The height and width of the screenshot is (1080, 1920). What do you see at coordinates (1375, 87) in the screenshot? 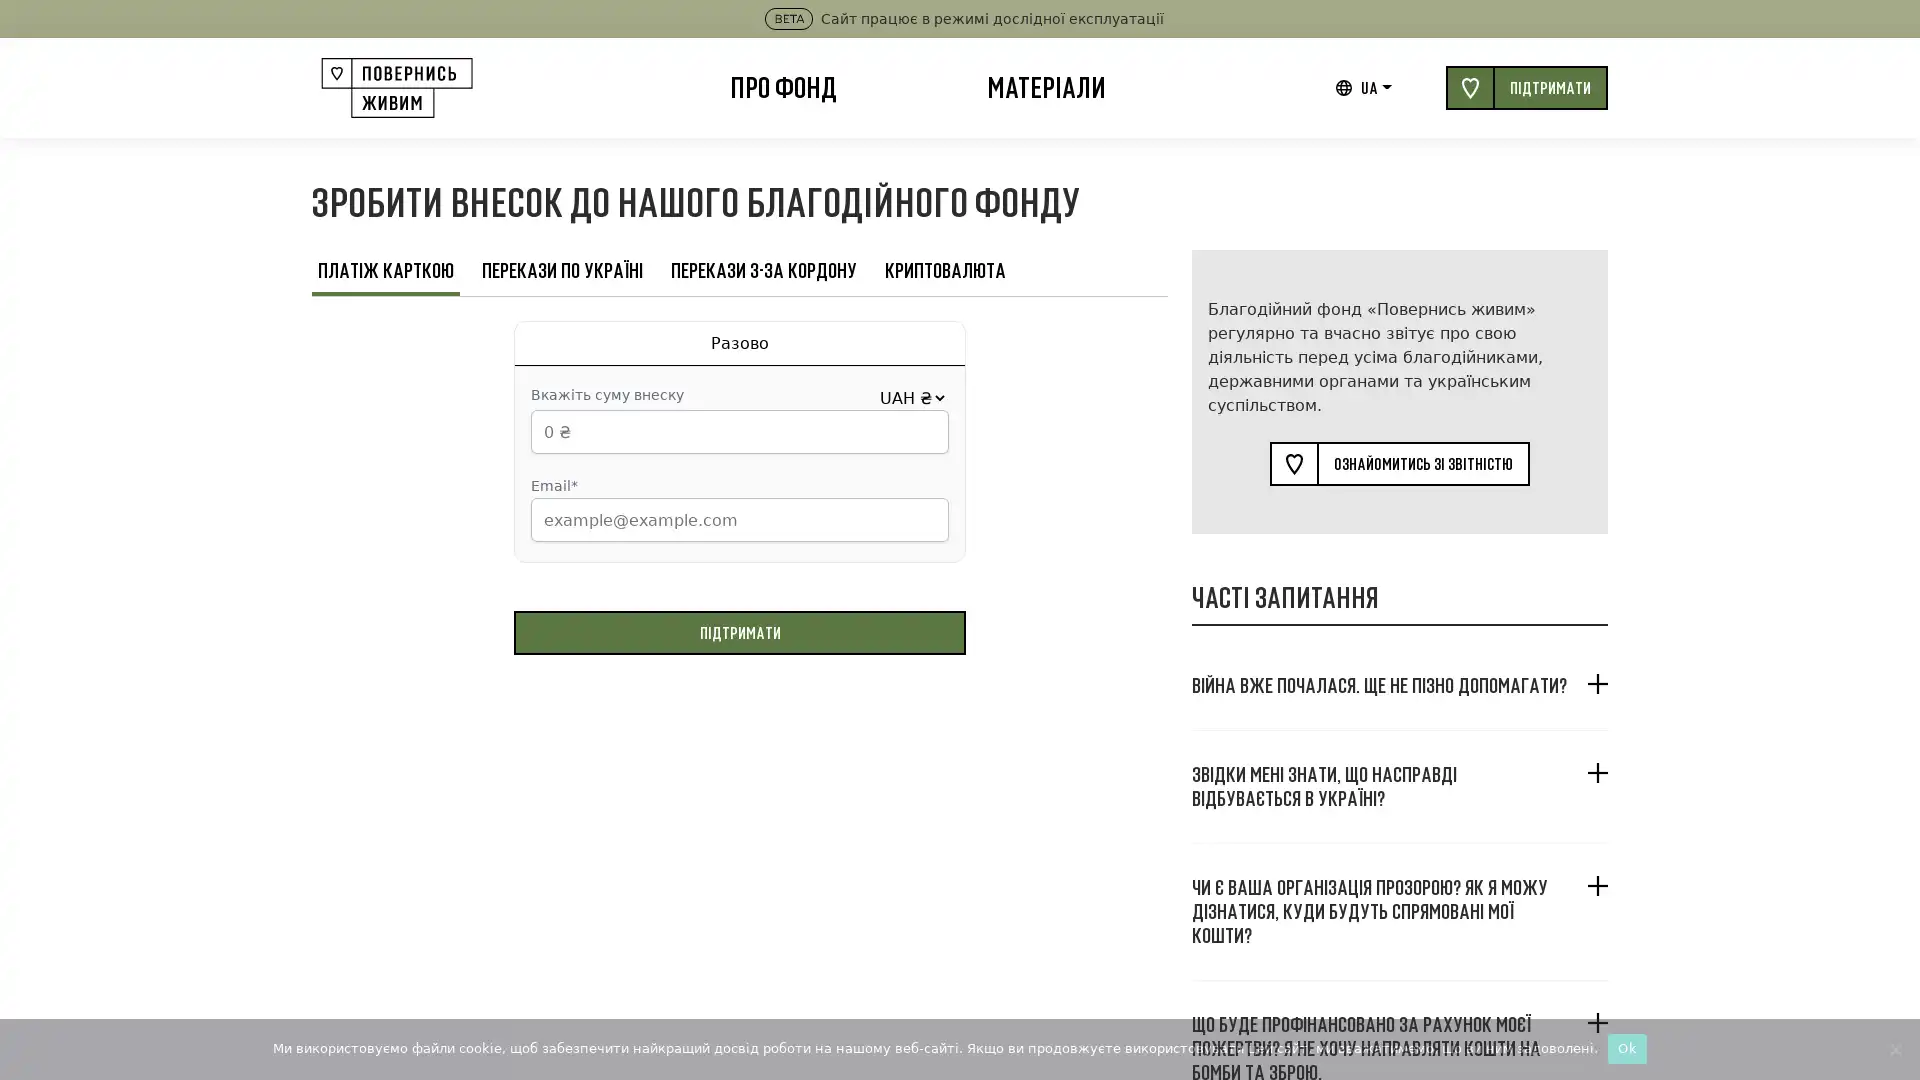
I see `UA` at bounding box center [1375, 87].